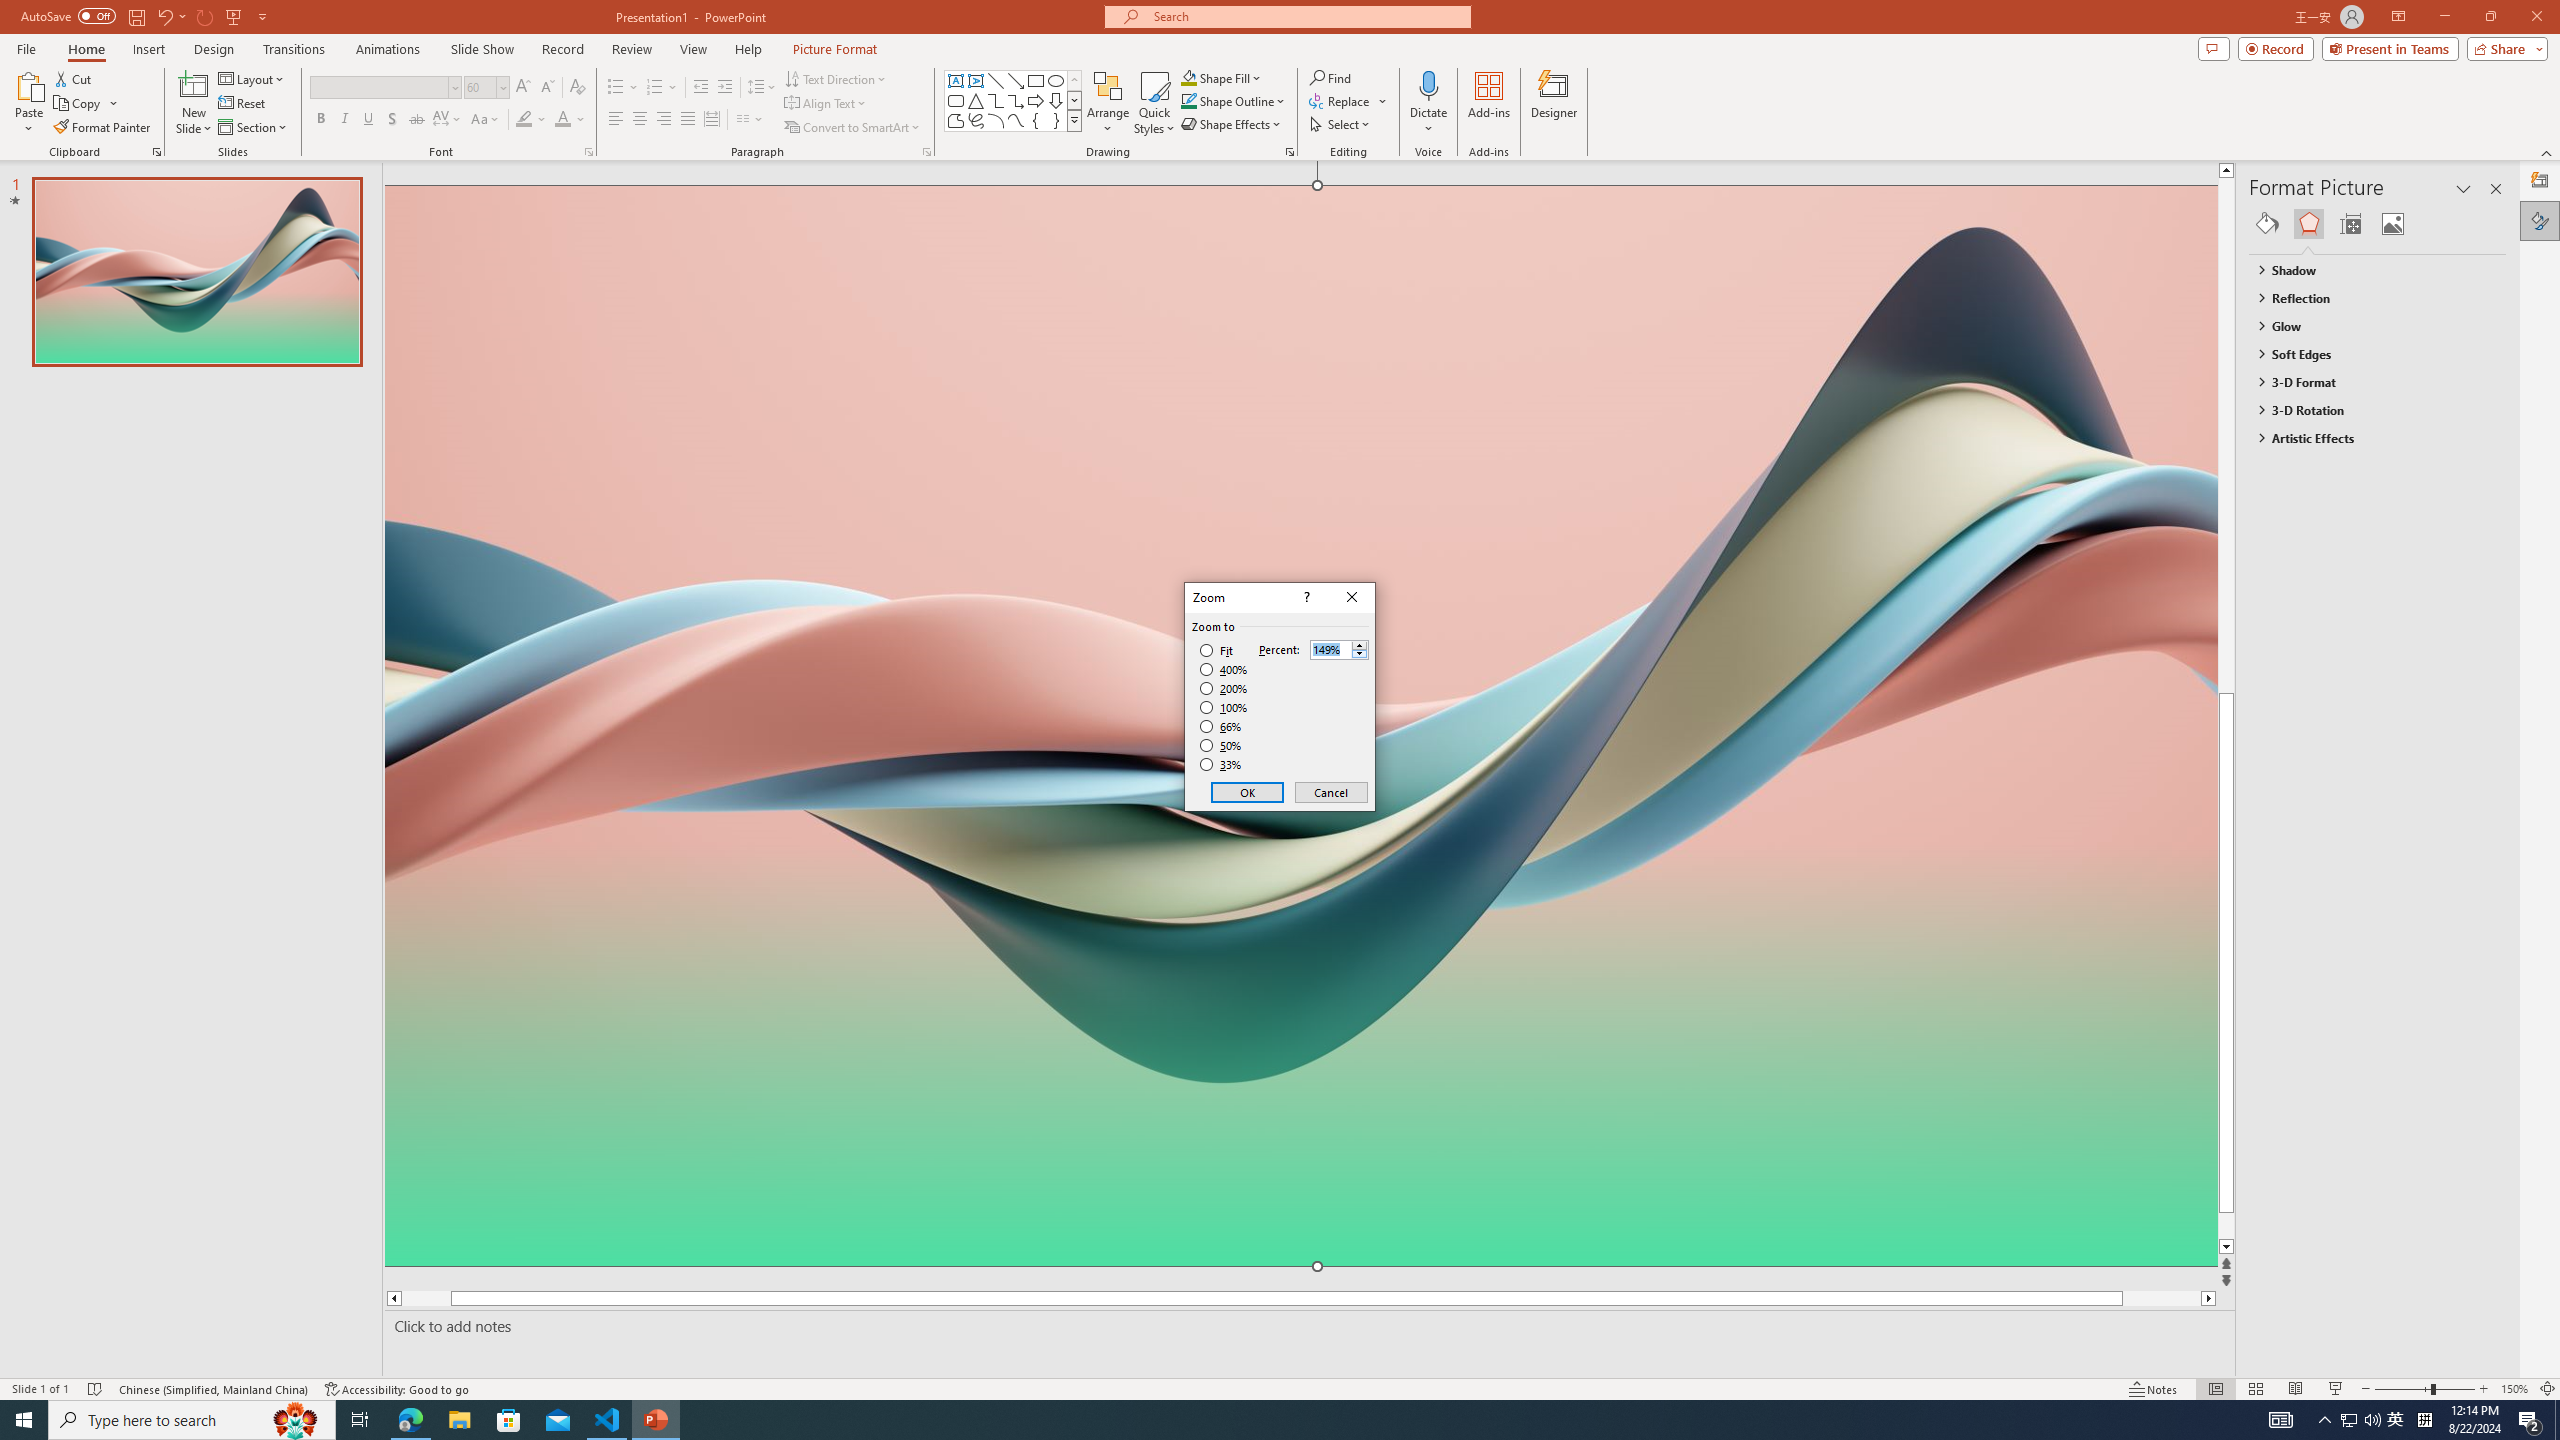 This screenshot has width=2560, height=1440. What do you see at coordinates (2377, 222) in the screenshot?
I see `'Class: NetUIGalleryContainer'` at bounding box center [2377, 222].